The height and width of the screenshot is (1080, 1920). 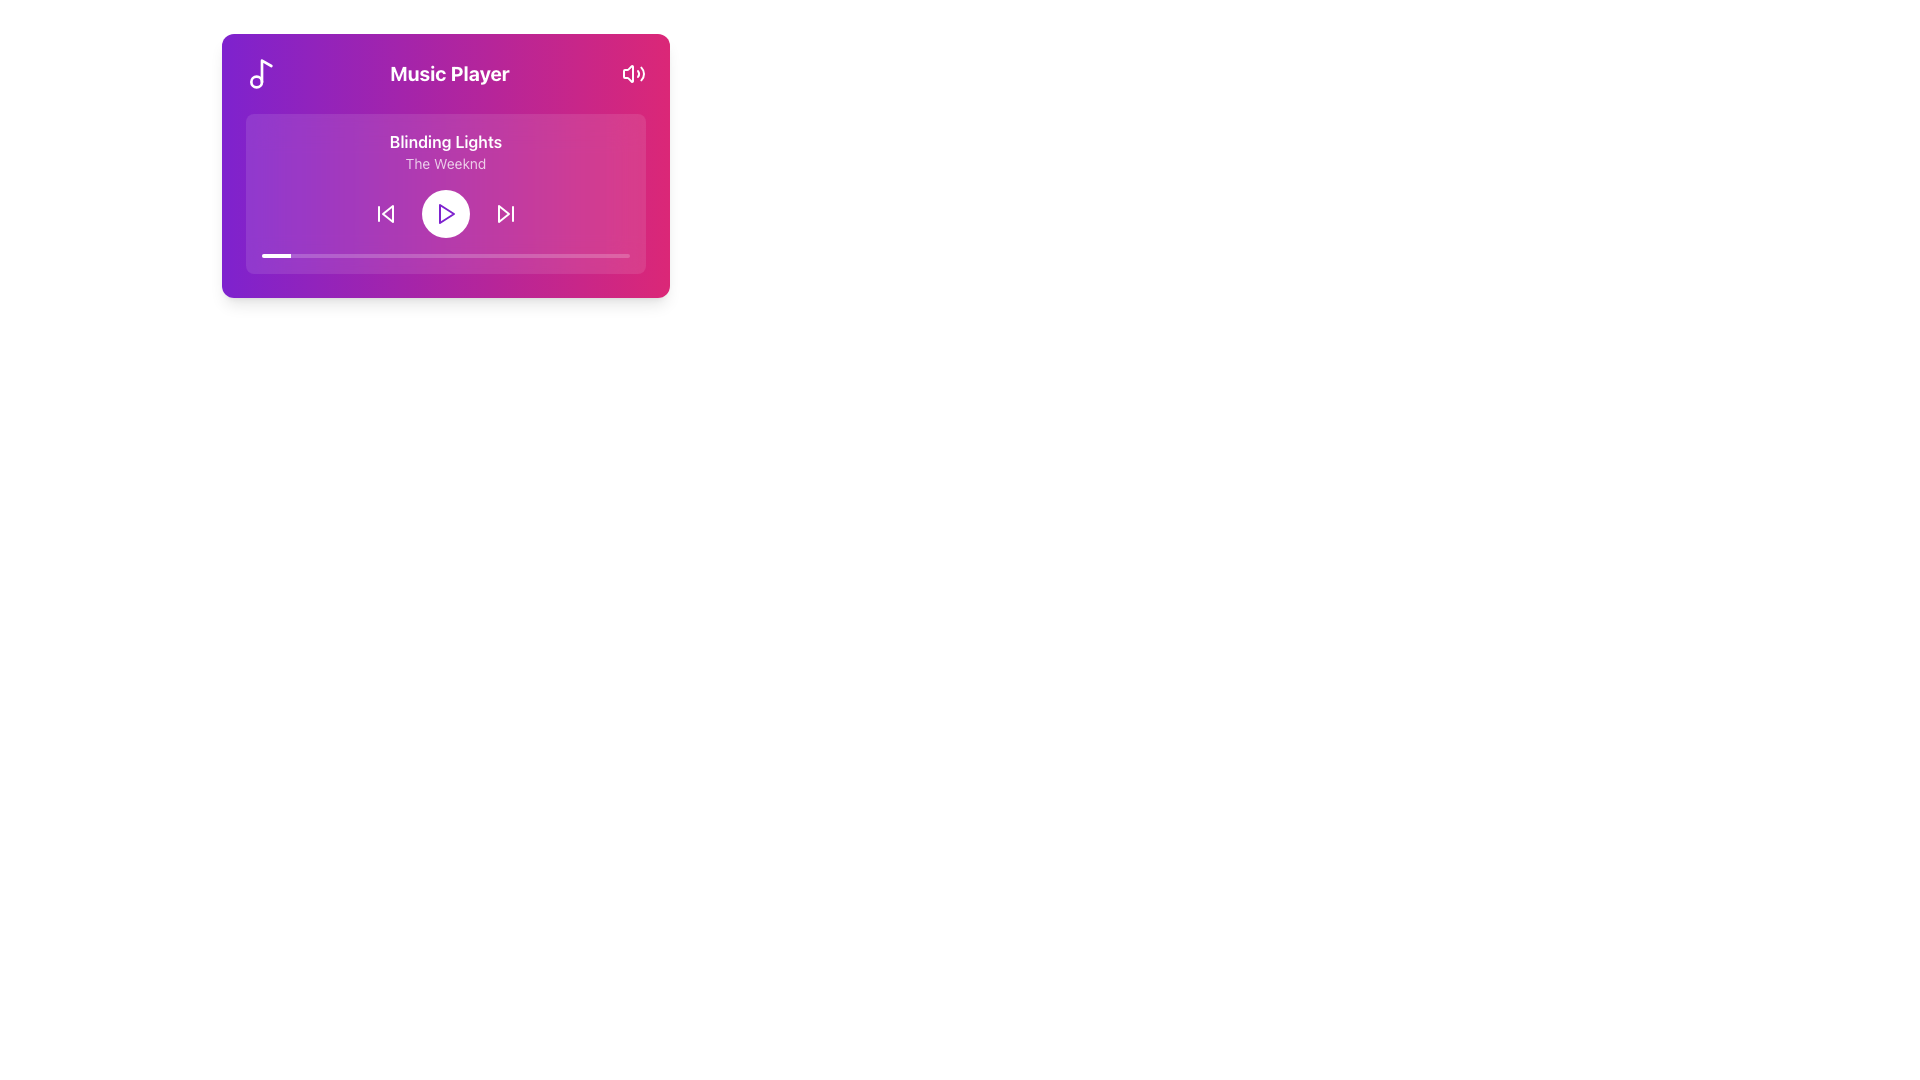 What do you see at coordinates (505, 213) in the screenshot?
I see `the rightmost button in the row of control buttons in the music player interface to skip forward to the next track` at bounding box center [505, 213].